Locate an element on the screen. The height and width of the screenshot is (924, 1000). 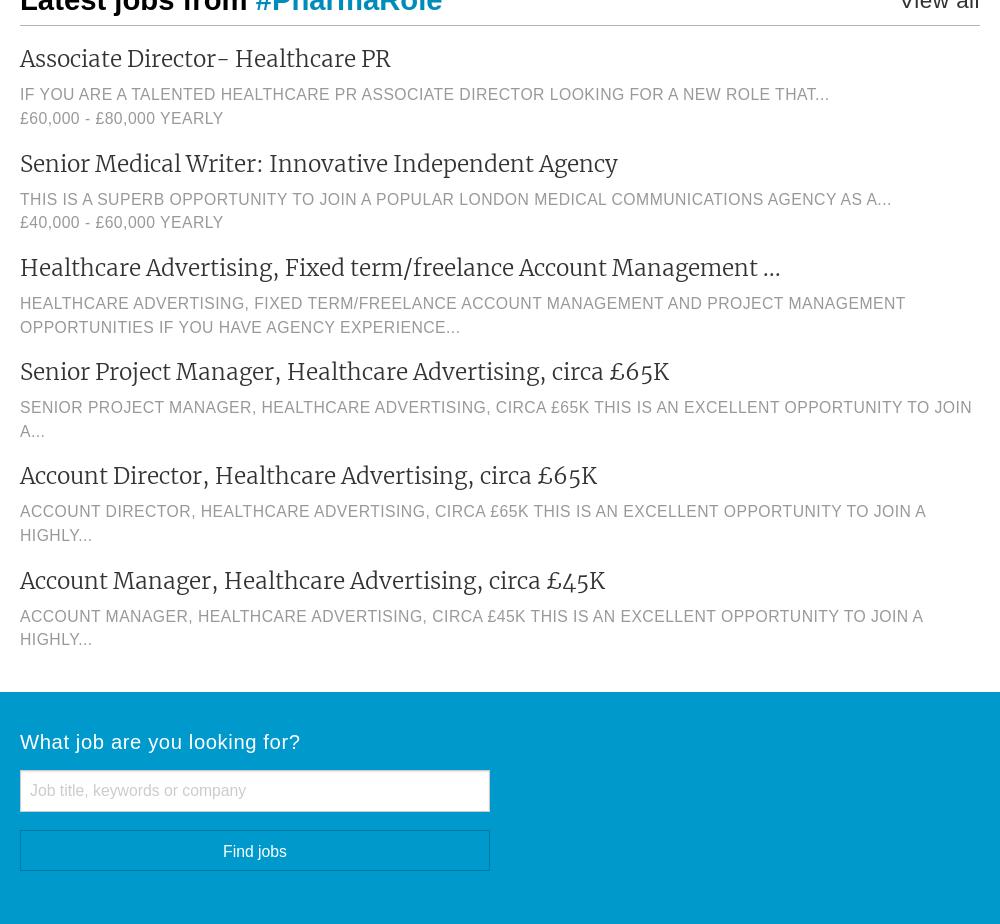
'Account Manager, Healthcare Advertising, circa £45K' is located at coordinates (312, 579).